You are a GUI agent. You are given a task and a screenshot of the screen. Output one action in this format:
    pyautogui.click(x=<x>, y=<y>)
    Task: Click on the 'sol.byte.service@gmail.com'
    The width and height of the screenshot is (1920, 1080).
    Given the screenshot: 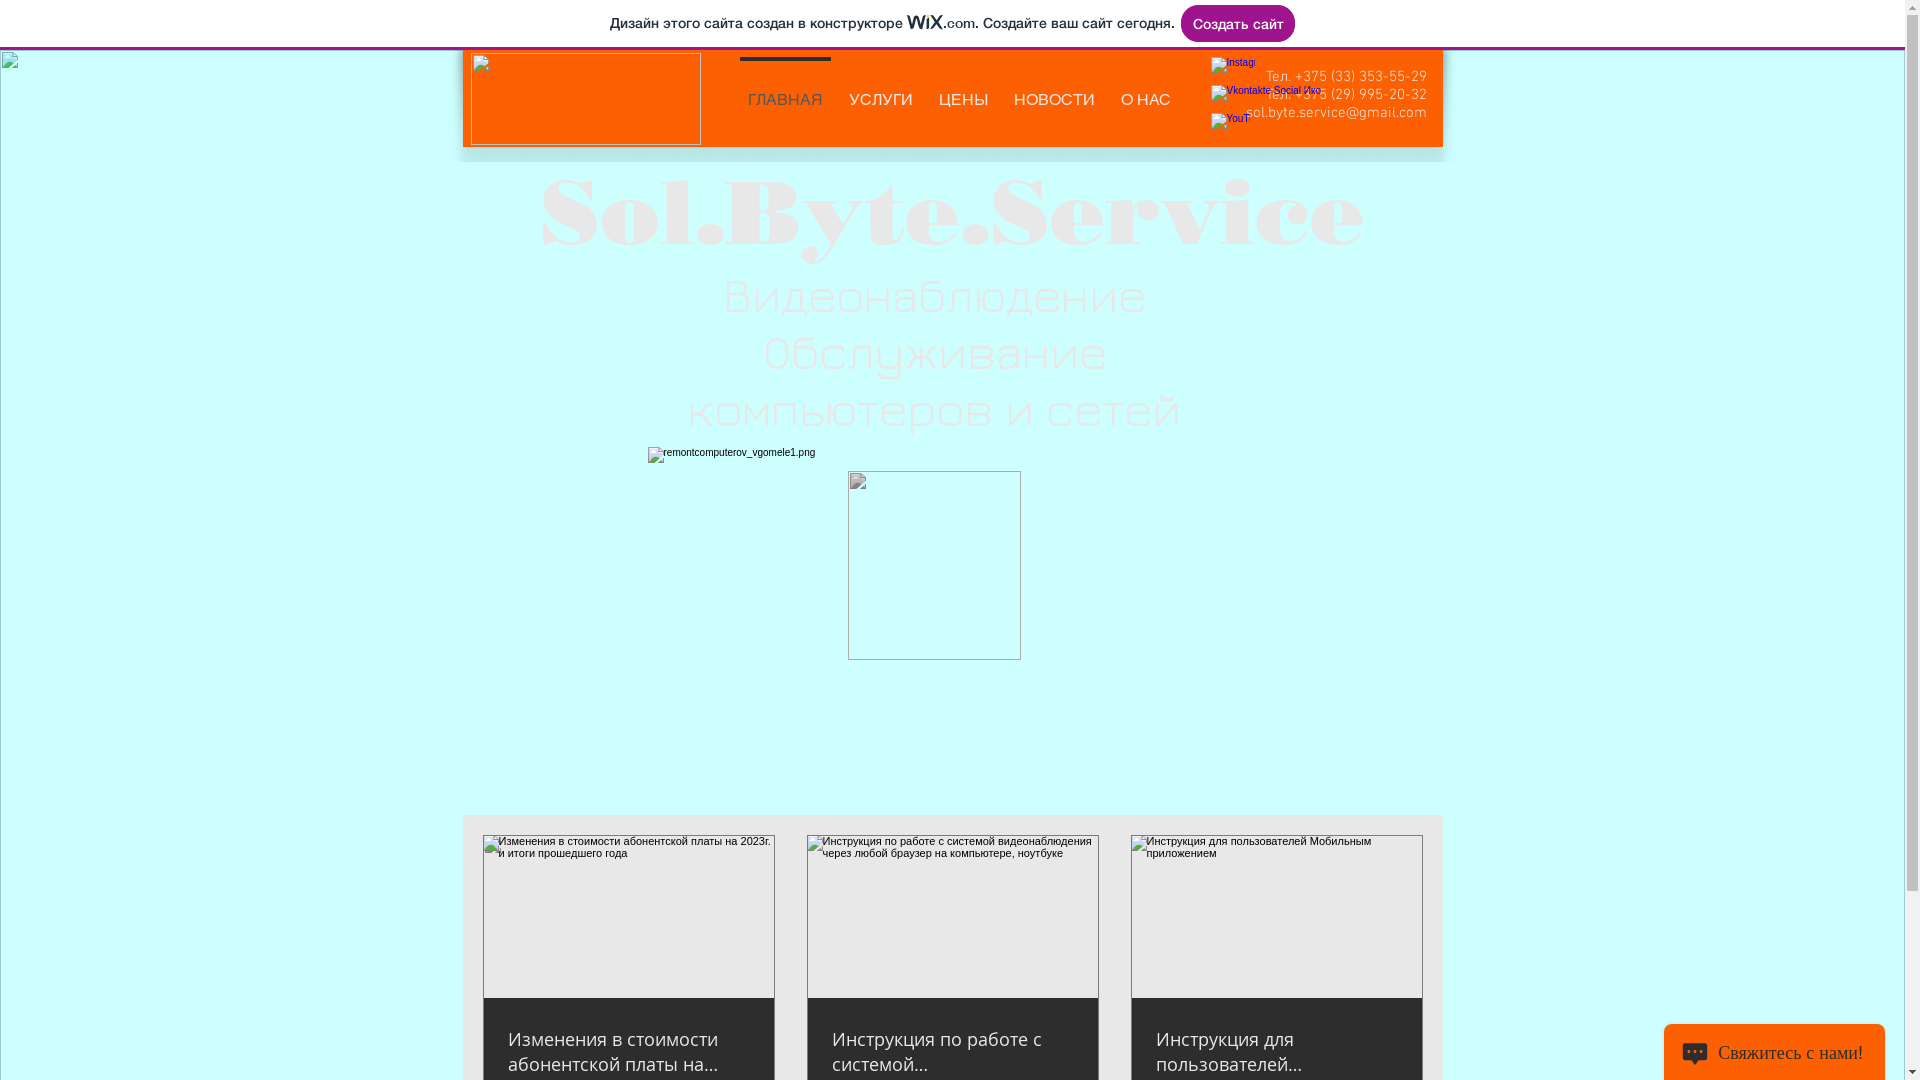 What is the action you would take?
    pyautogui.click(x=1336, y=112)
    